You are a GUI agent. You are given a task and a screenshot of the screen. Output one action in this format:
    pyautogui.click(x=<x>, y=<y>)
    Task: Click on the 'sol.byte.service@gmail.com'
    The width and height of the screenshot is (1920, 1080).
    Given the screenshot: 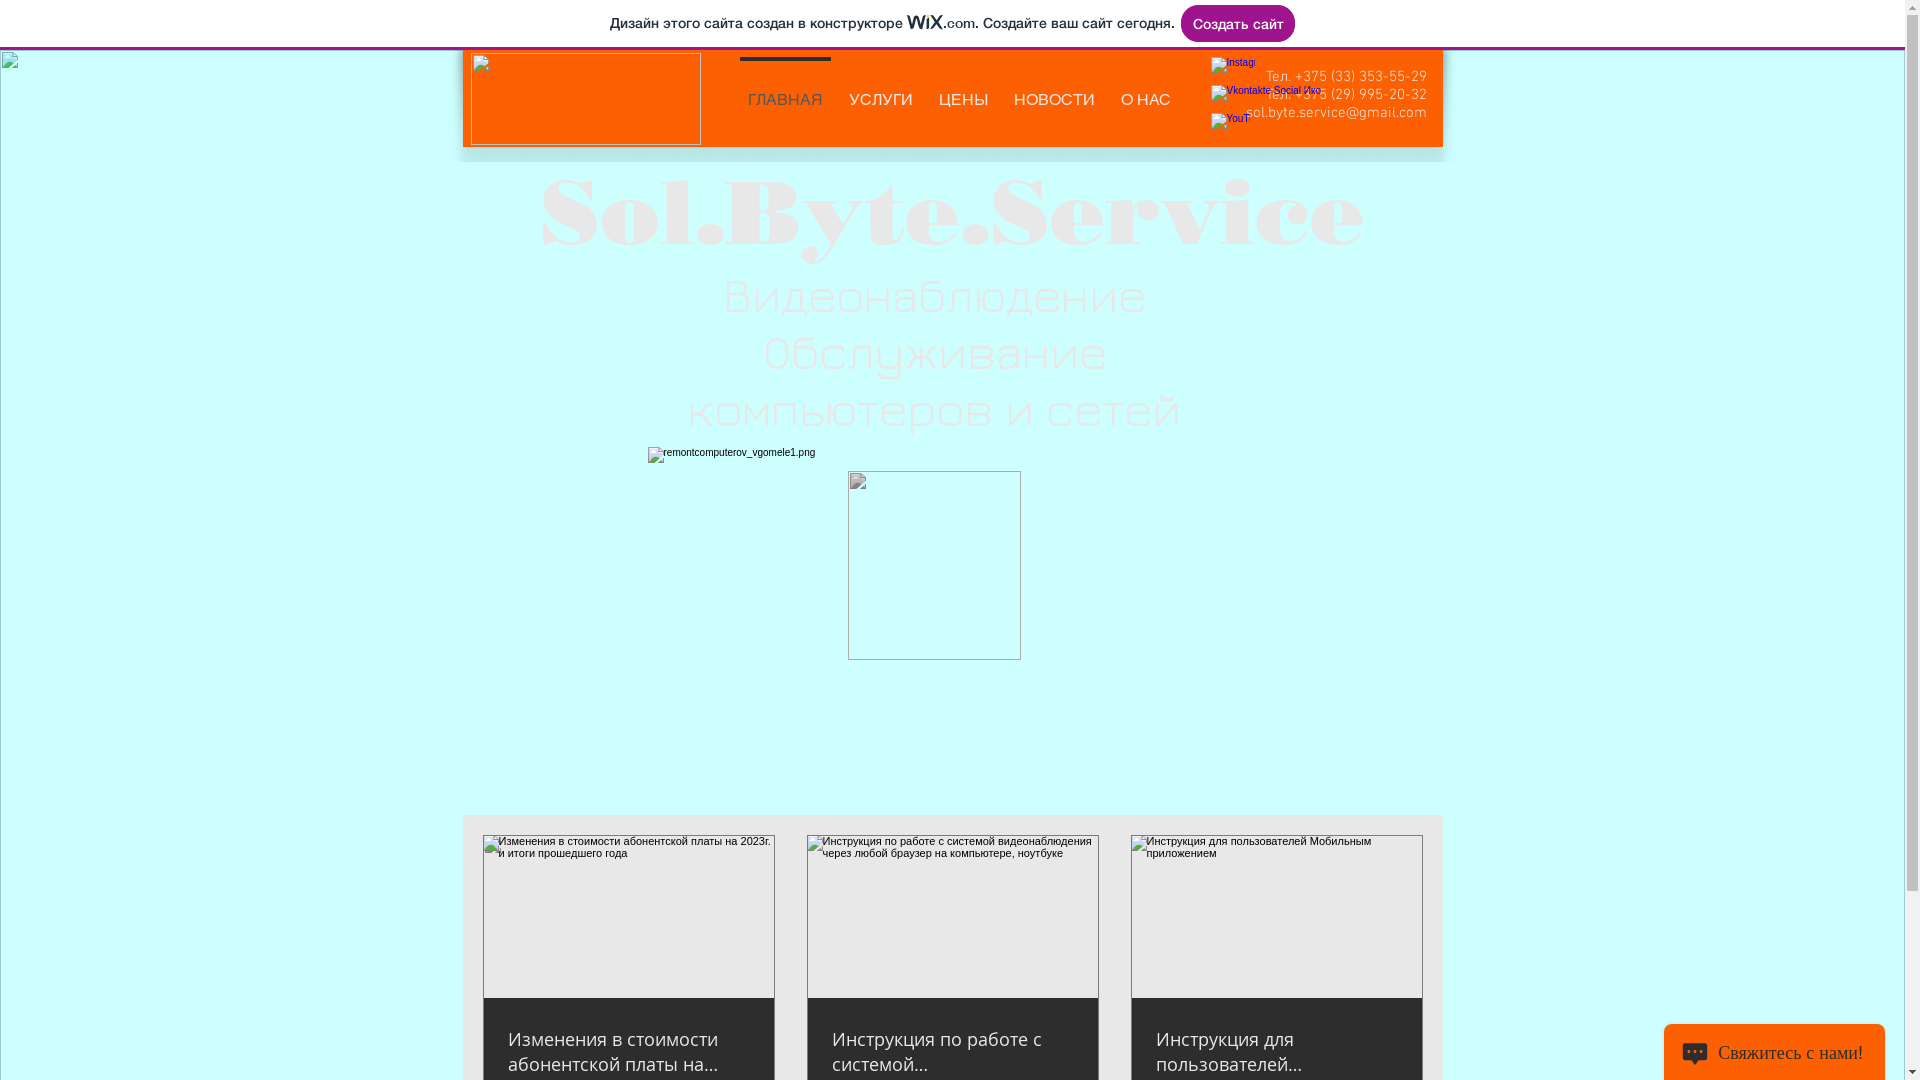 What is the action you would take?
    pyautogui.click(x=1336, y=112)
    